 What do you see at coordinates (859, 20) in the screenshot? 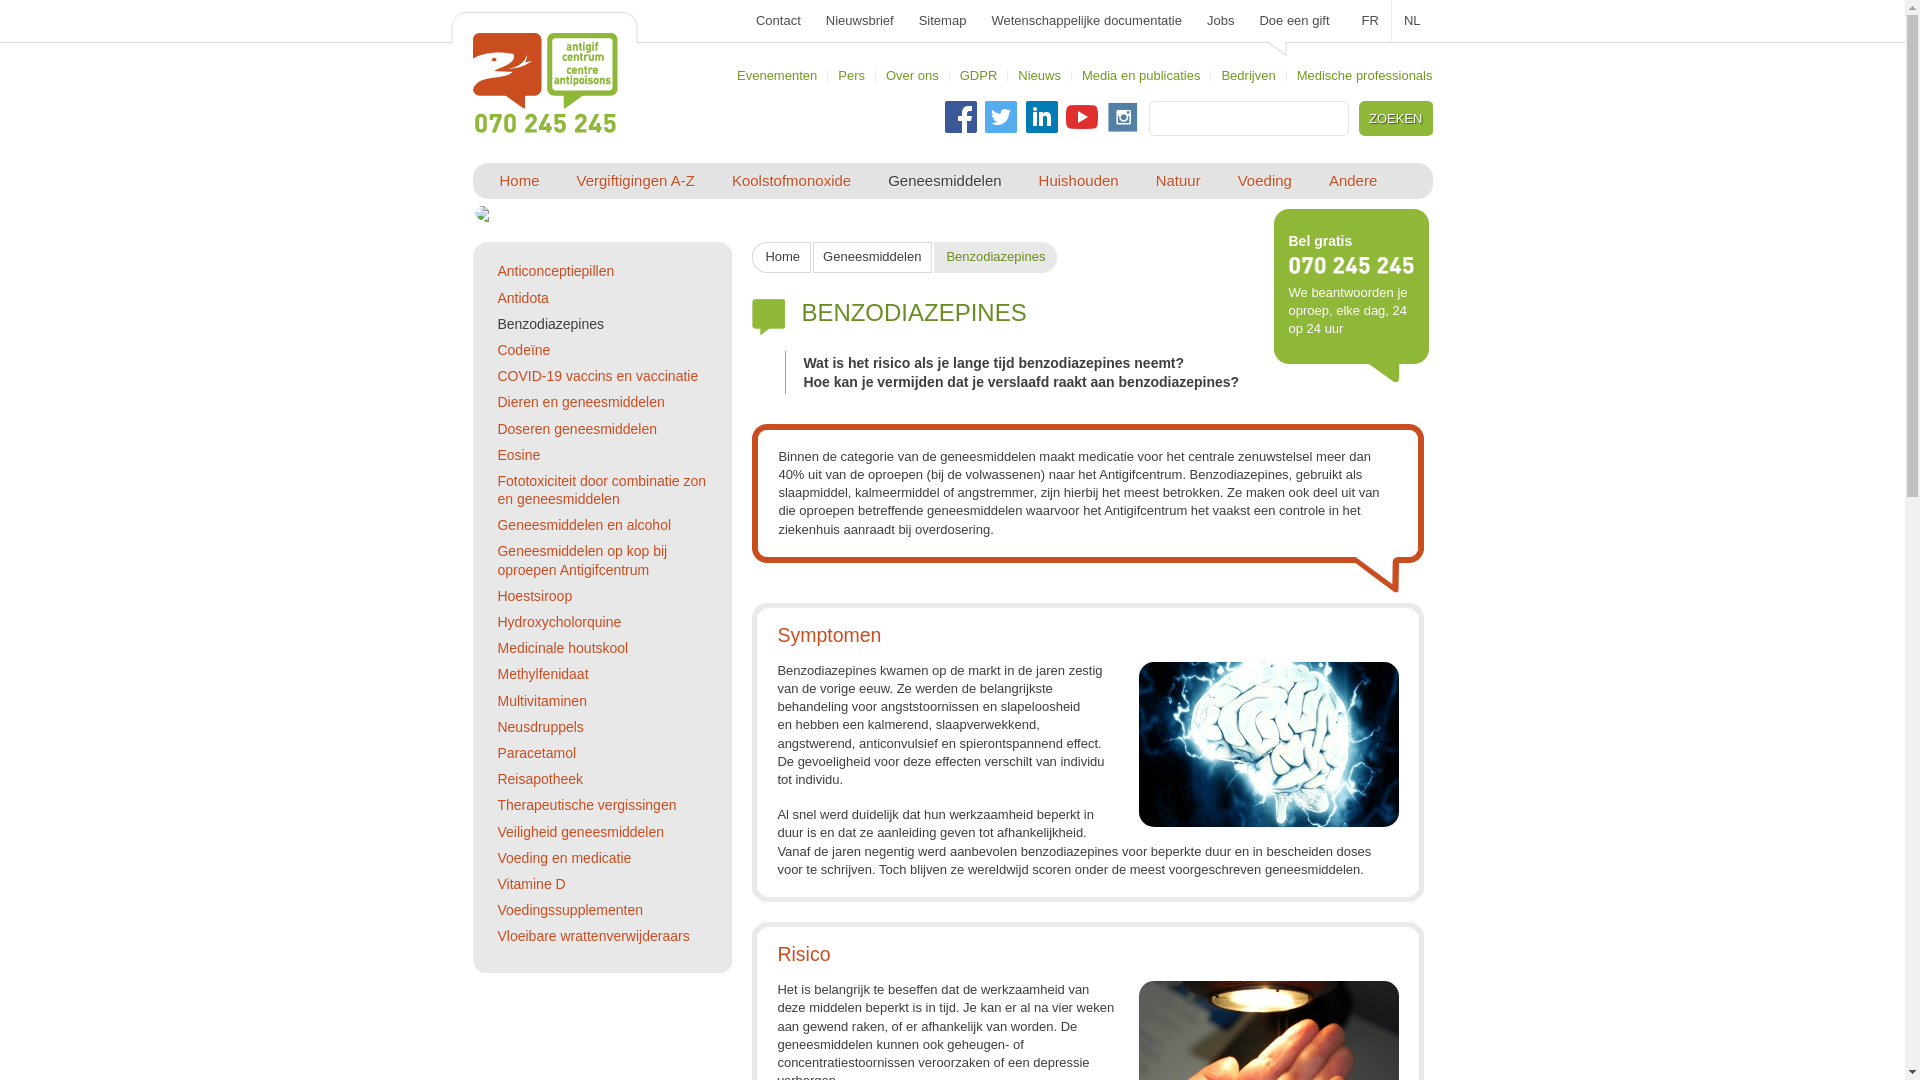
I see `'Nieuwsbrief'` at bounding box center [859, 20].